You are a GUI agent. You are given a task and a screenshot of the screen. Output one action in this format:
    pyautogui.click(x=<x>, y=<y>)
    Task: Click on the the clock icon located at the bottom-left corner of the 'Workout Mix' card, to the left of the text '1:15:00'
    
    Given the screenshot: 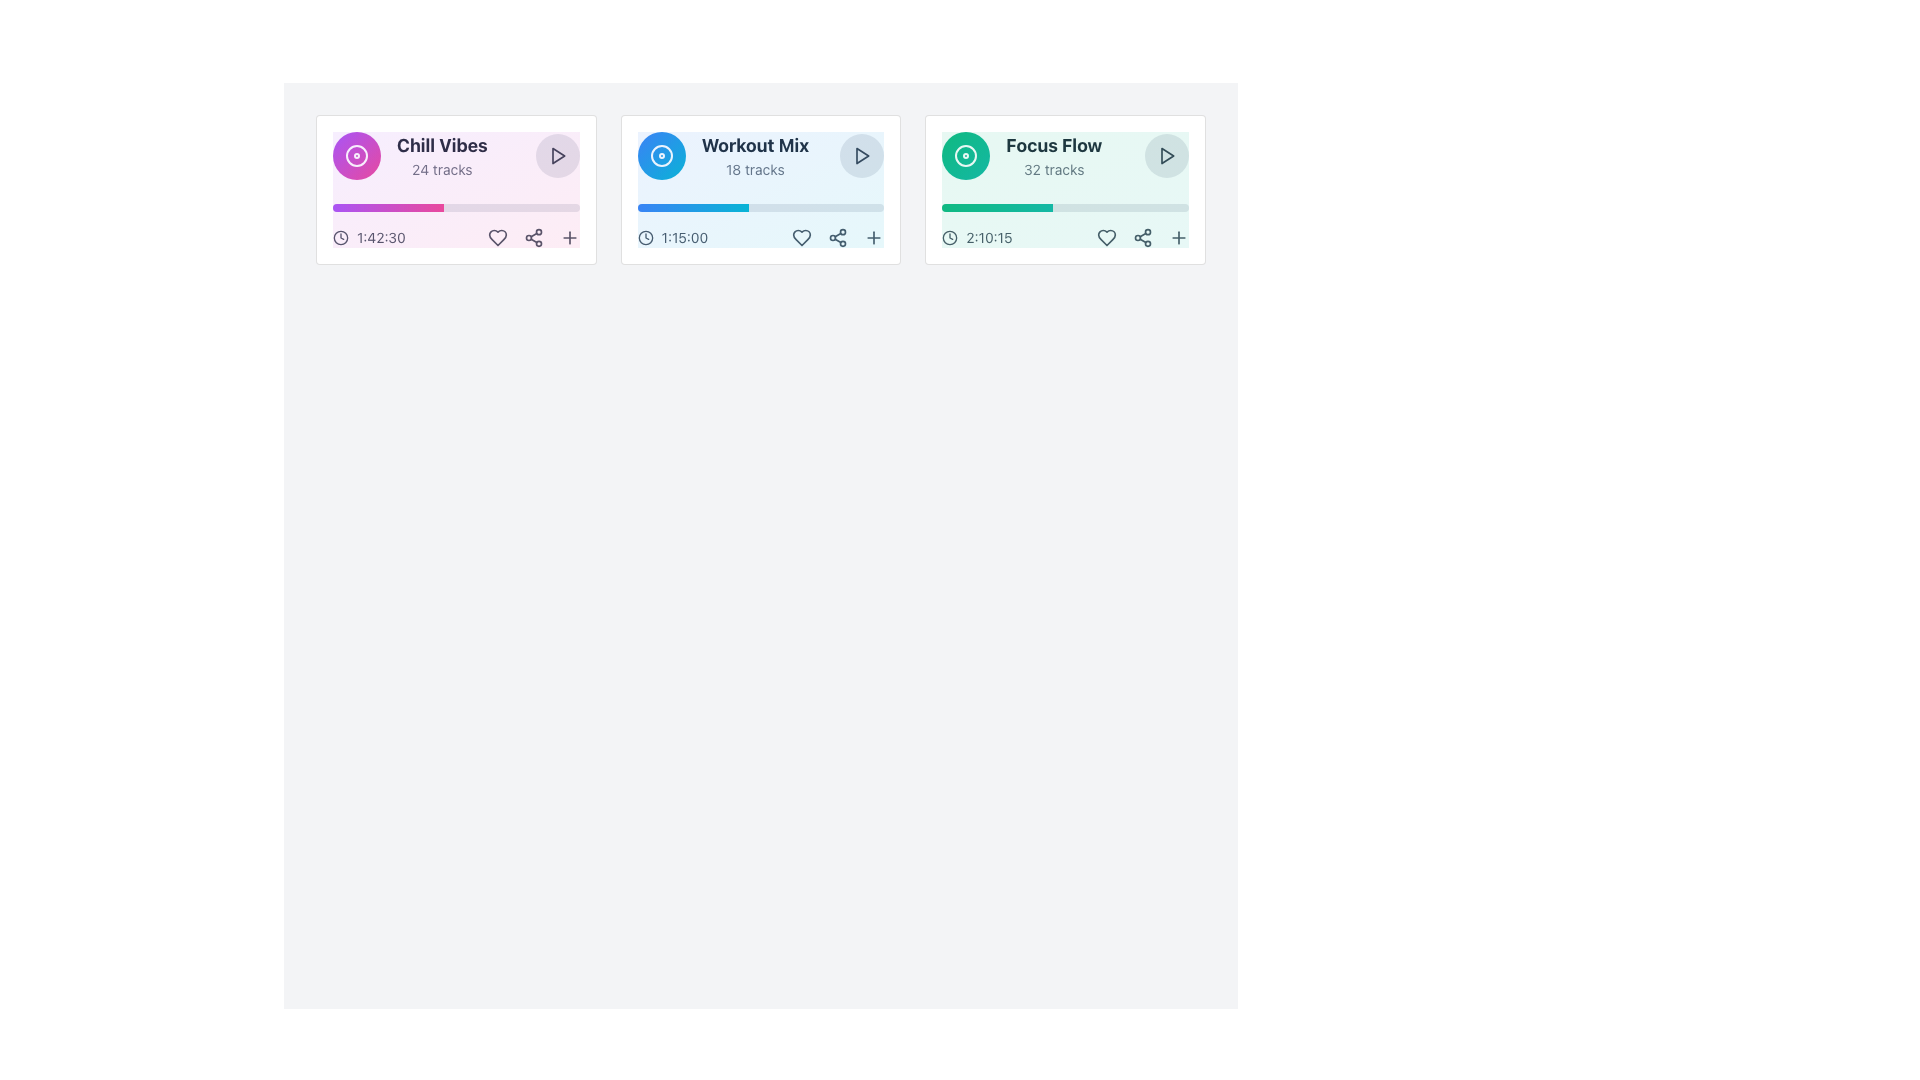 What is the action you would take?
    pyautogui.click(x=645, y=237)
    